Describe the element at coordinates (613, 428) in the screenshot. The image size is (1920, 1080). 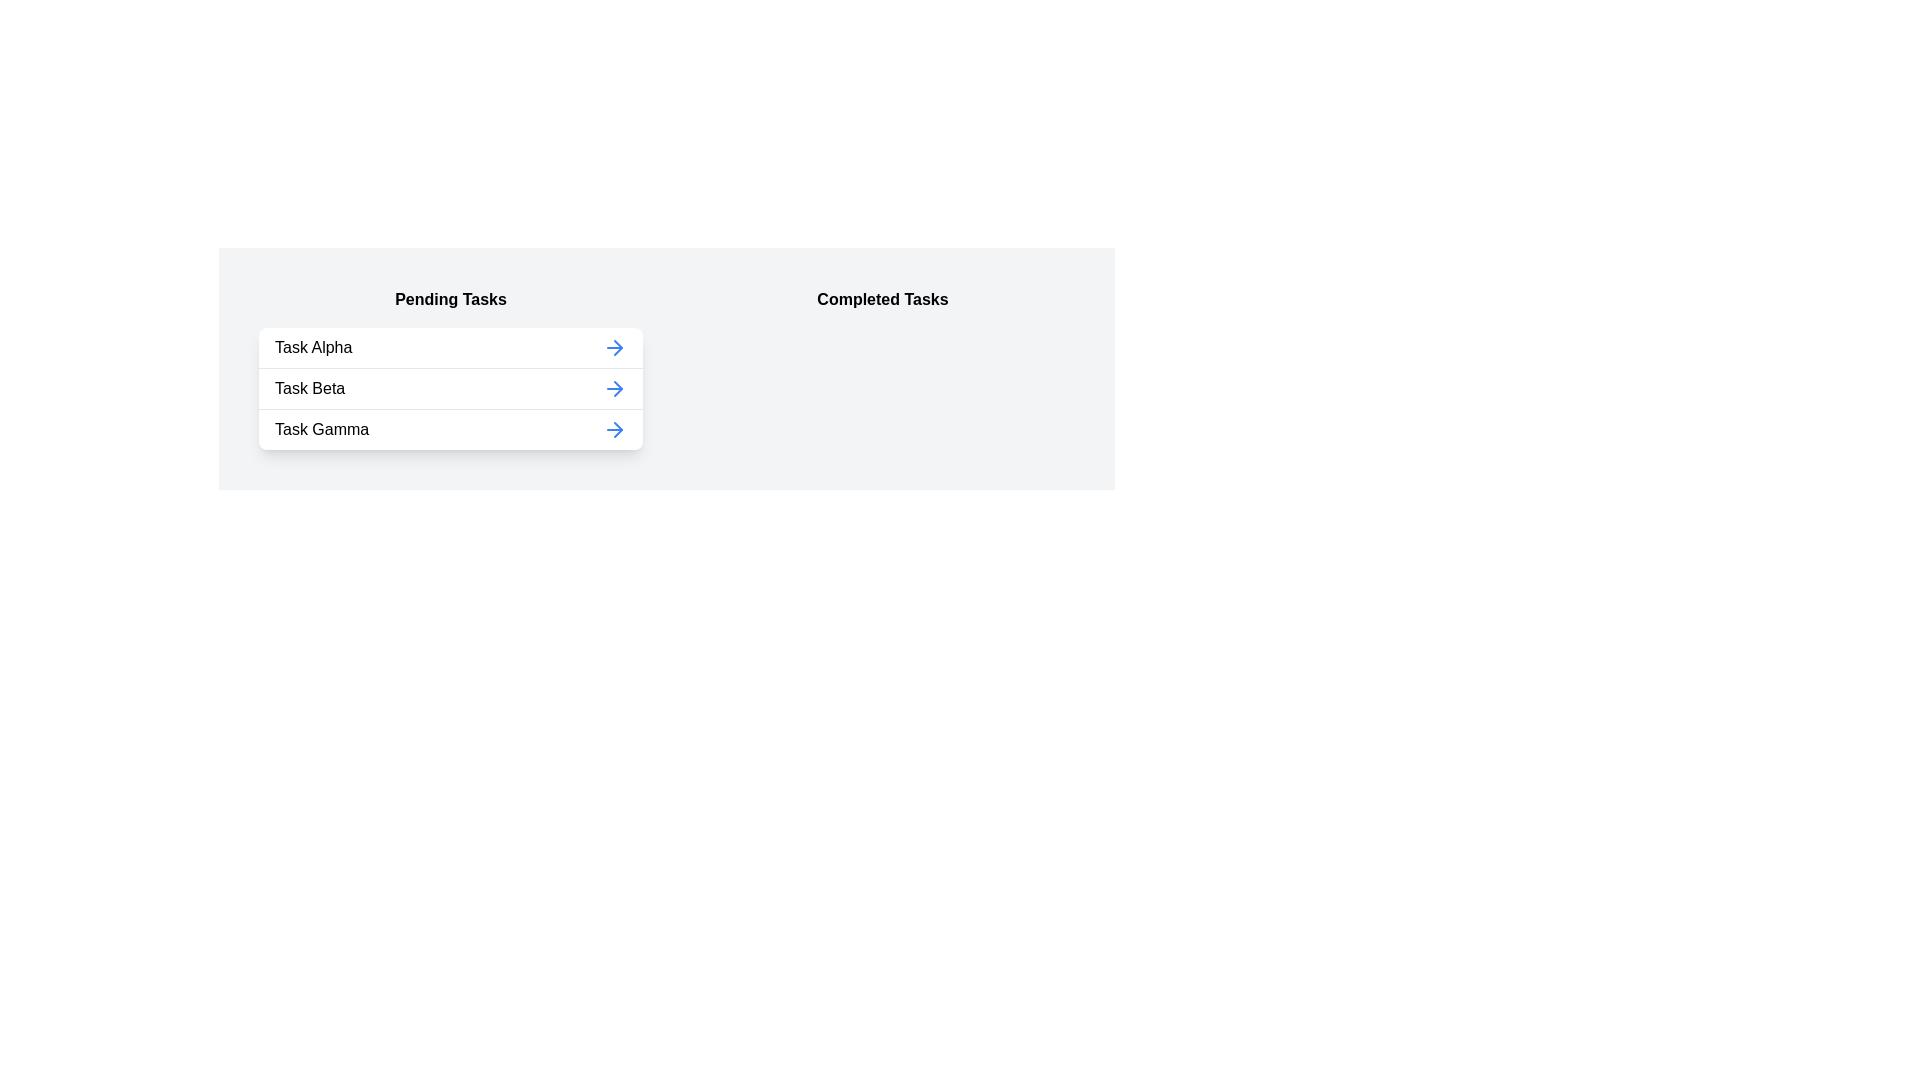
I see `the arrow button next to the task Task Gamma to move it to the 'Completed Tasks' list` at that location.